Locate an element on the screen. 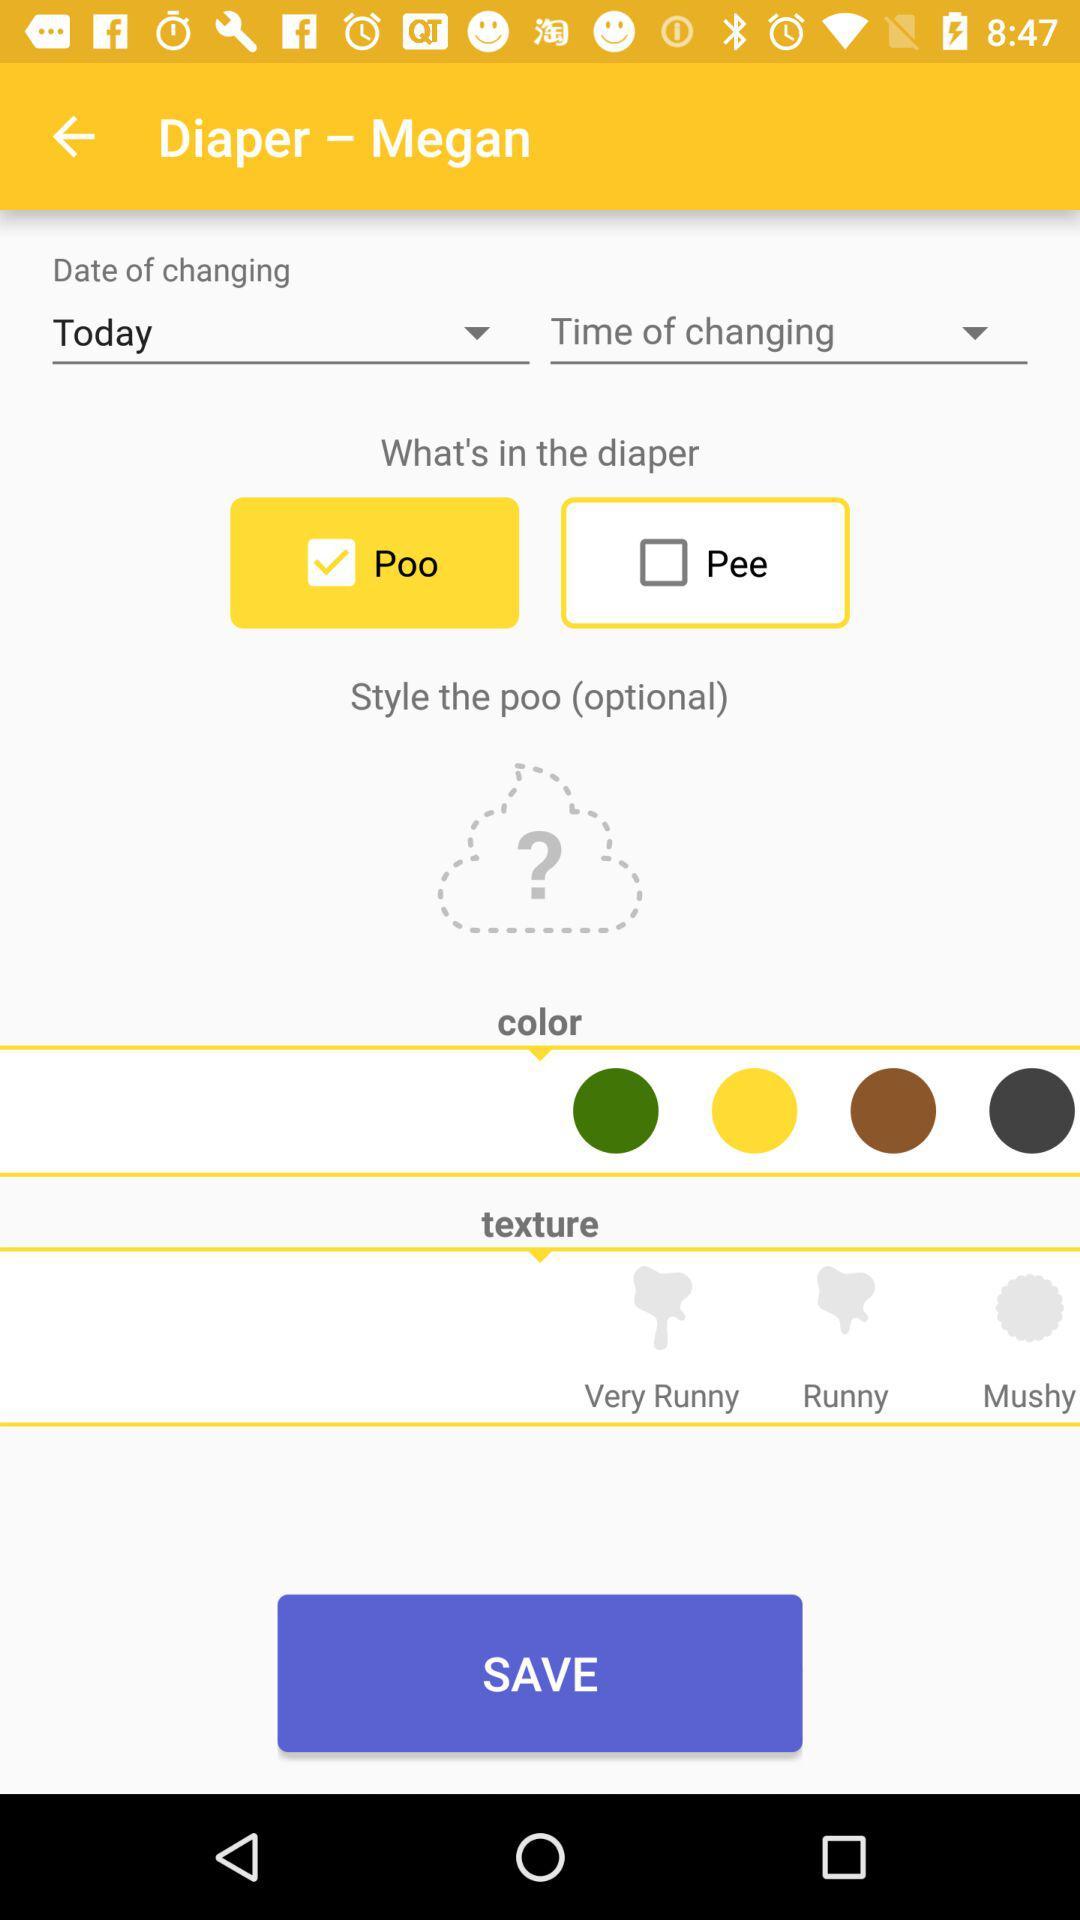  color is located at coordinates (892, 1109).